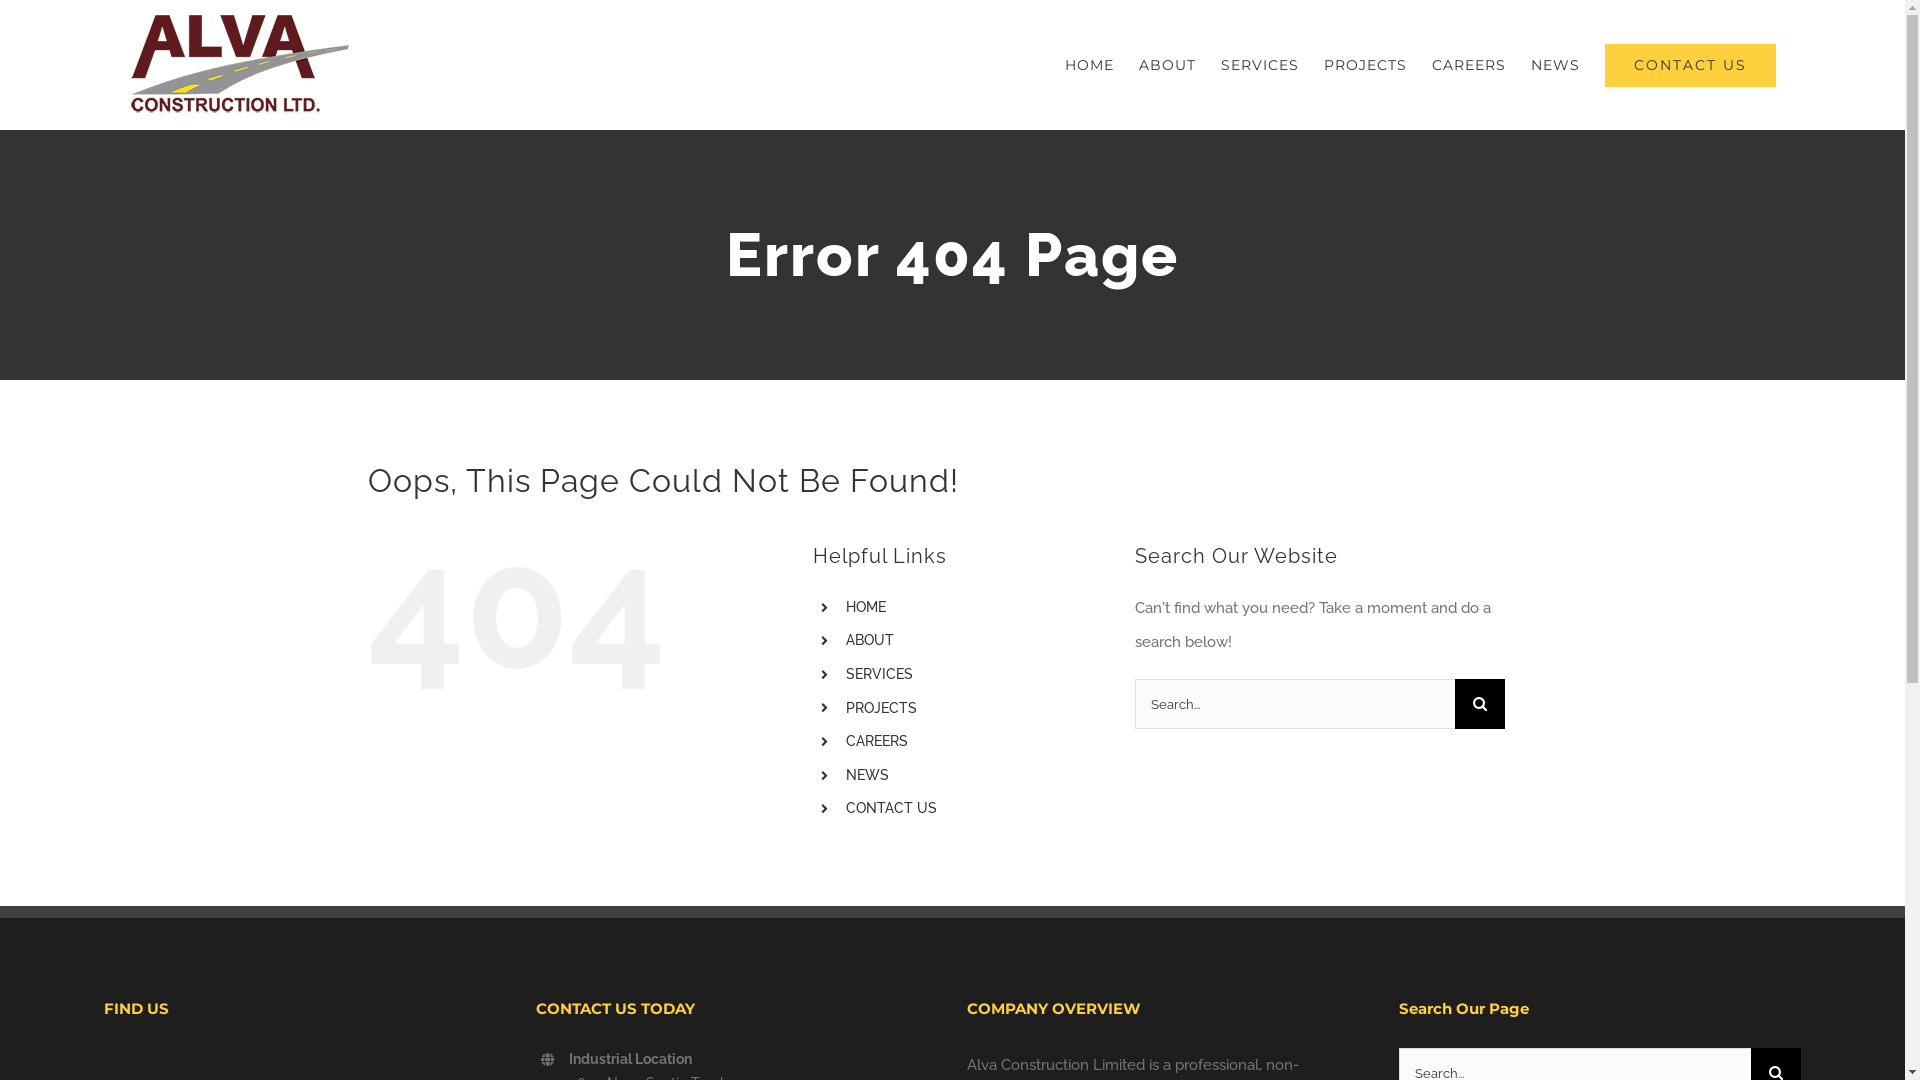 The image size is (1920, 1080). I want to click on 'NEWS', so click(867, 774).